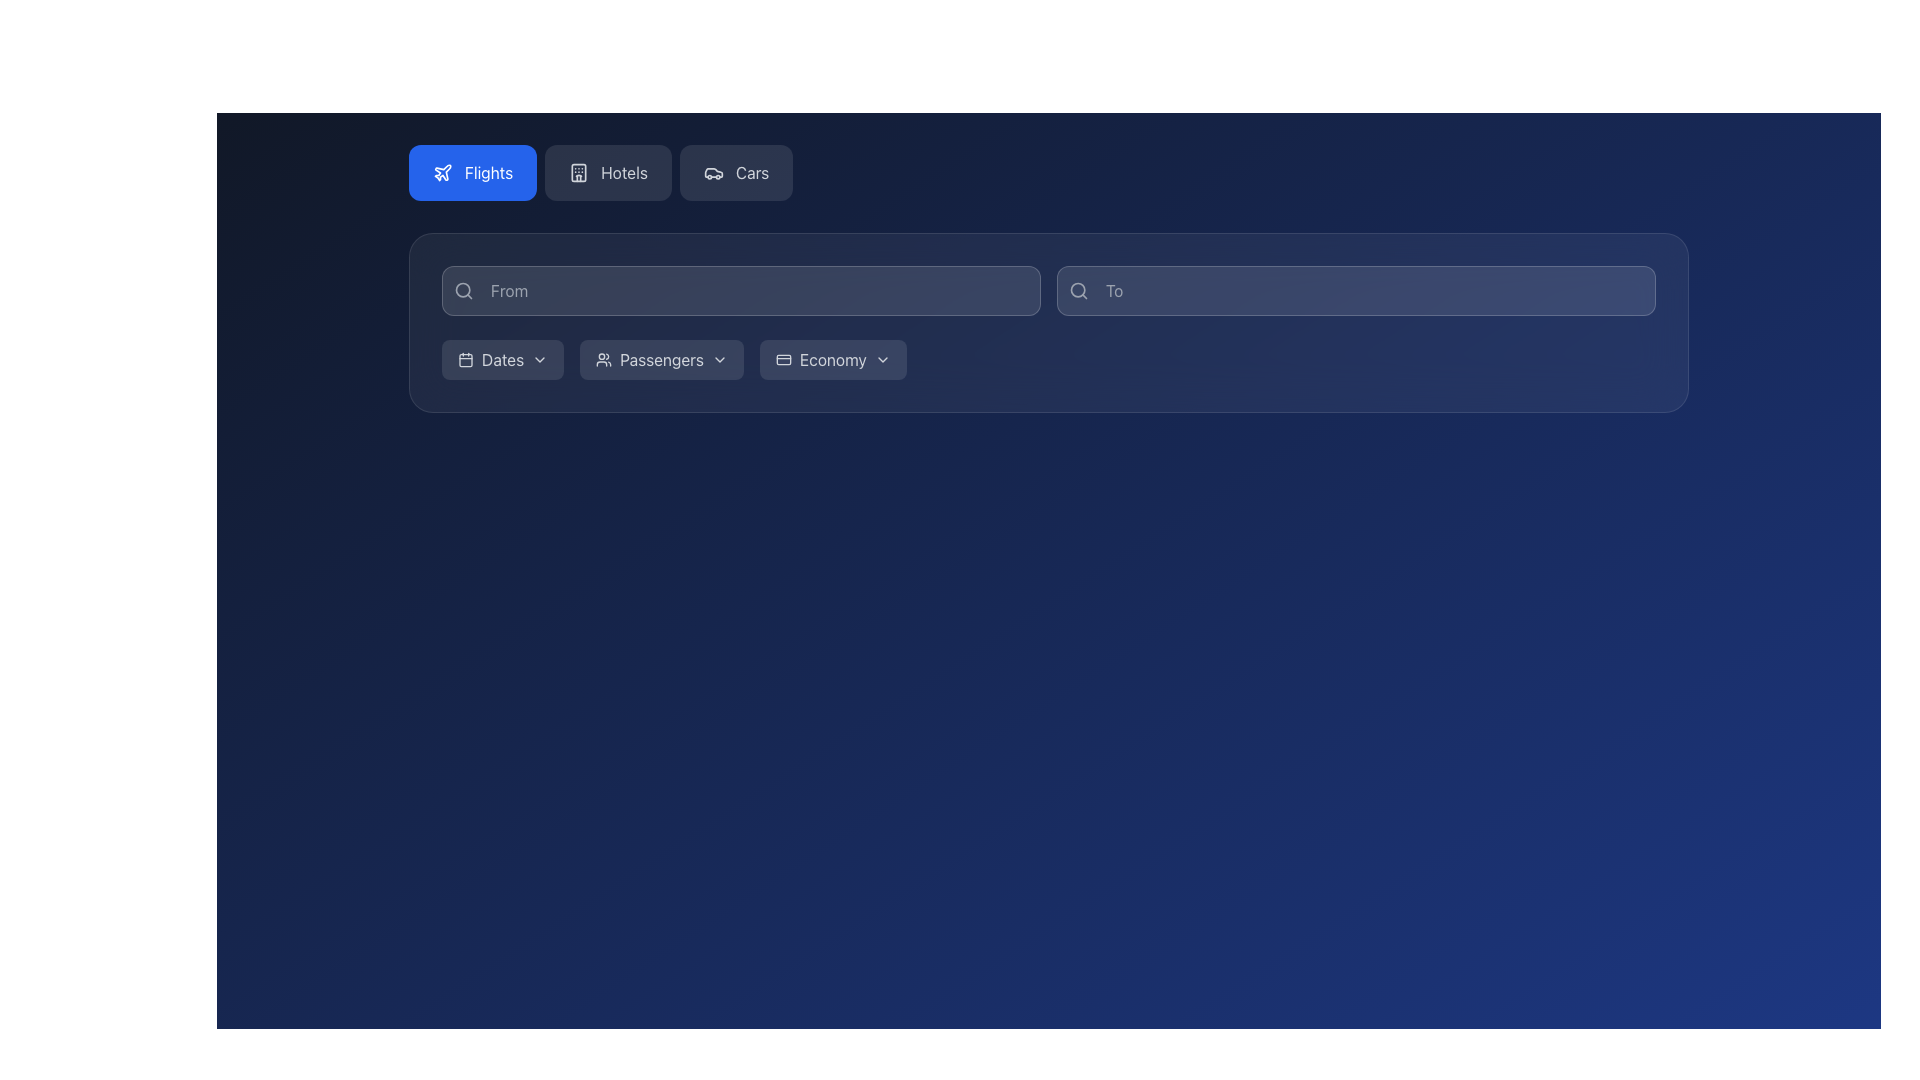  What do you see at coordinates (833, 358) in the screenshot?
I see `the Dropdown button labeled 'Economy'` at bounding box center [833, 358].